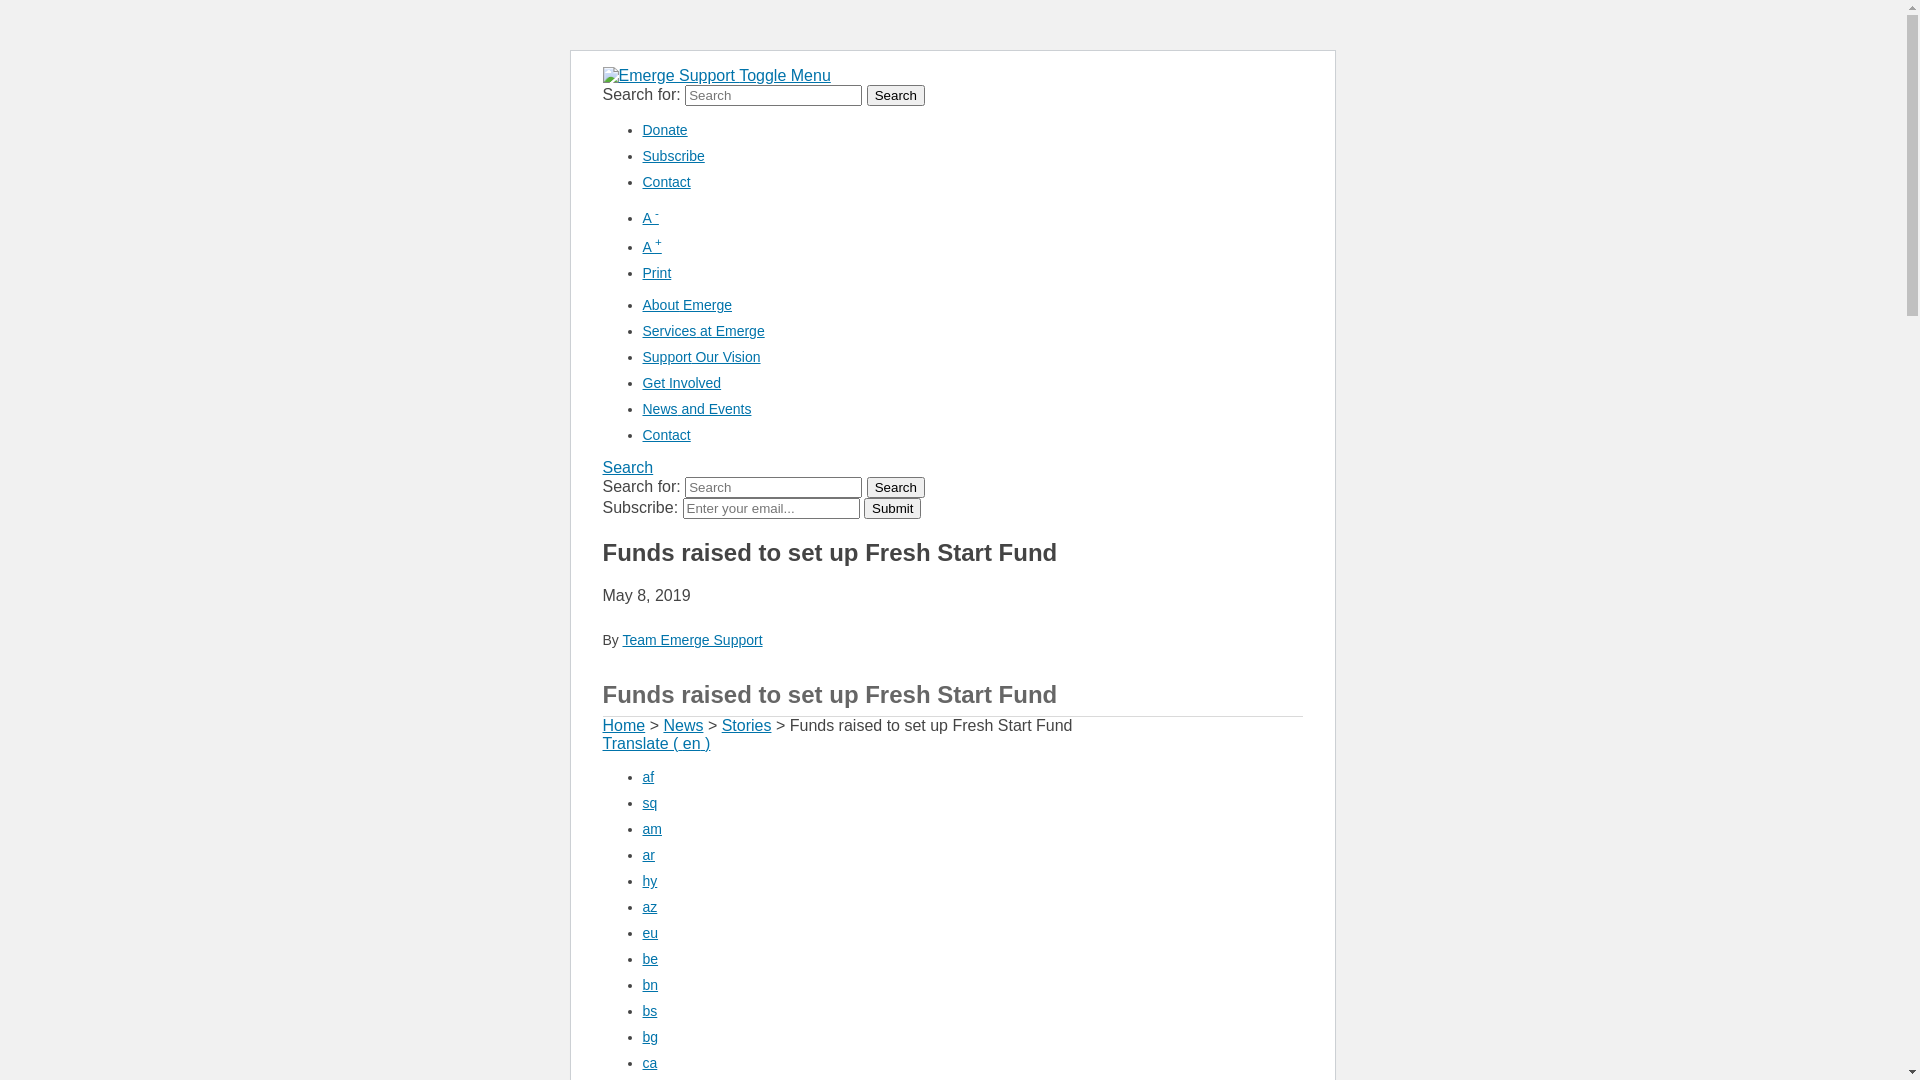 Image resolution: width=1920 pixels, height=1080 pixels. I want to click on 'Contact', so click(666, 434).